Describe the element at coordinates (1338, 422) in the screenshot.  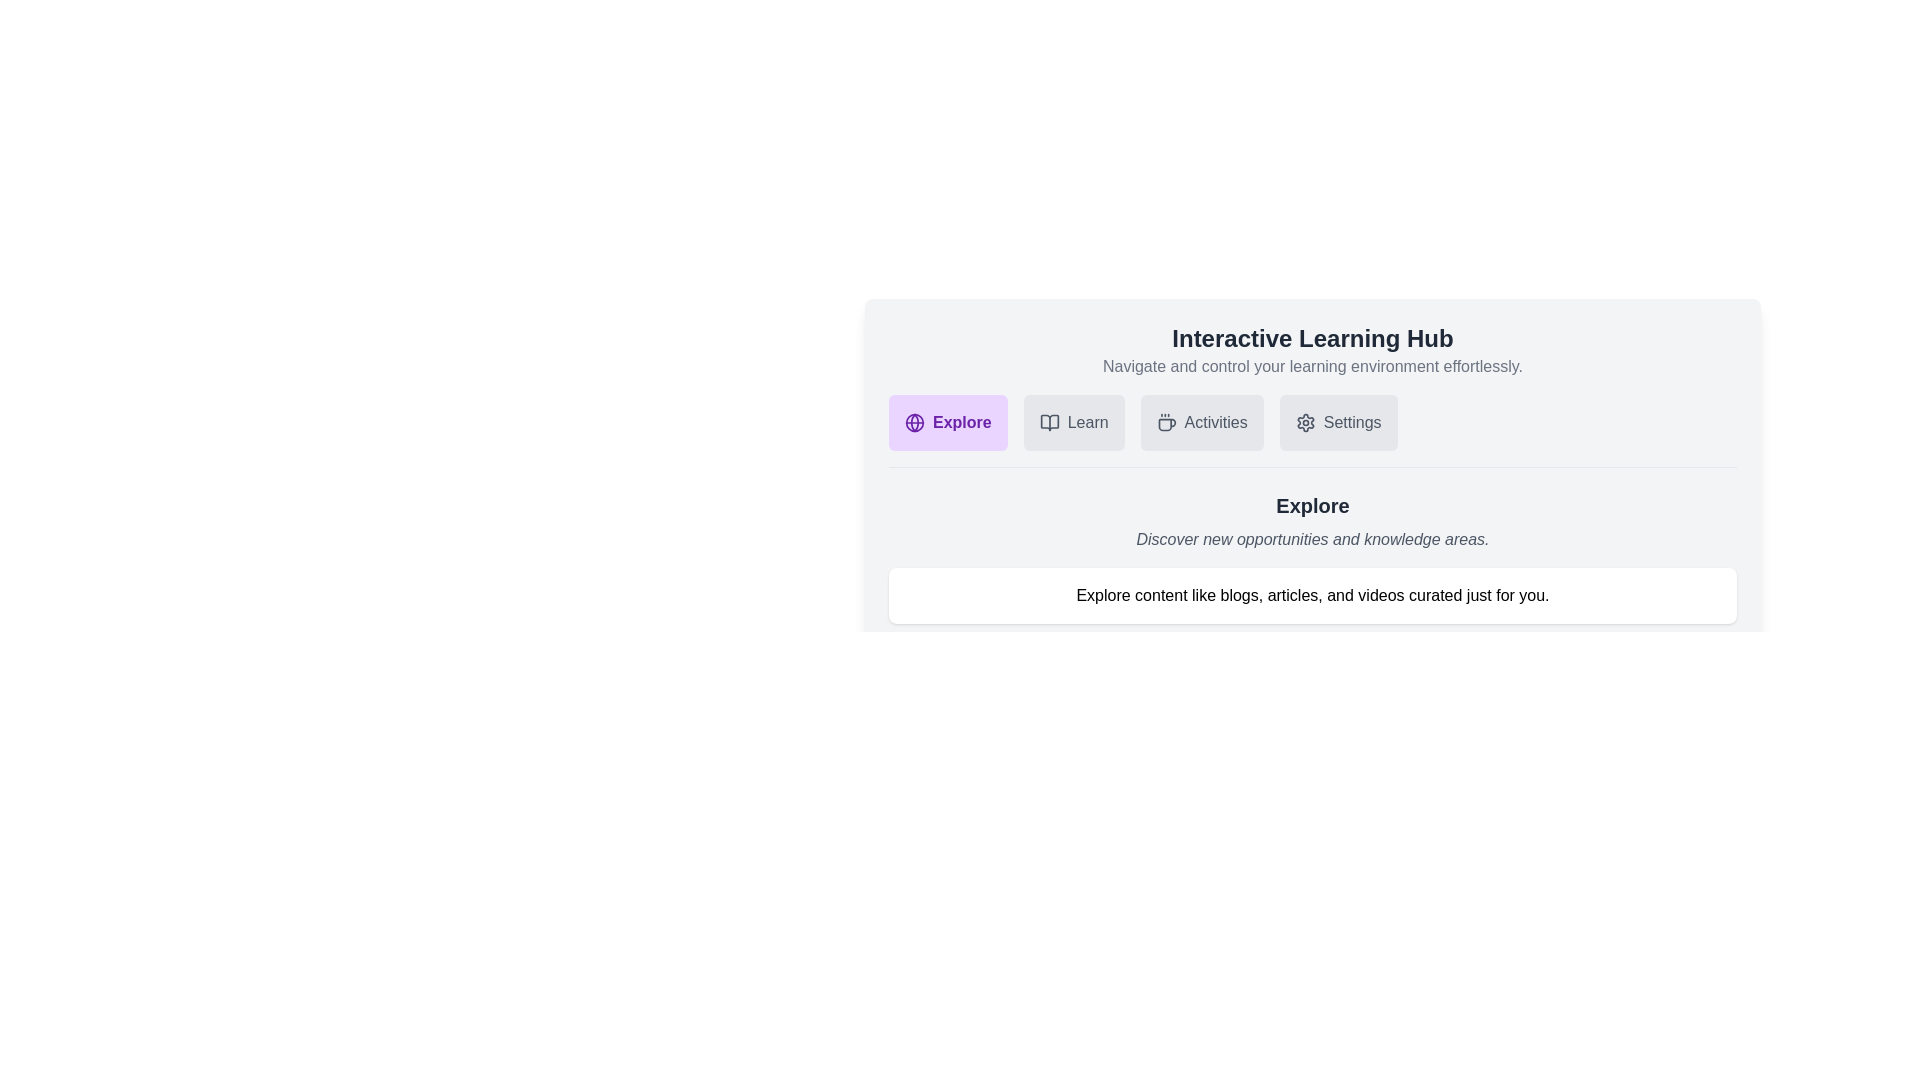
I see `the navigation button located as the fourth button in a horizontal row, positioned to the right of the 'Activities' button` at that location.